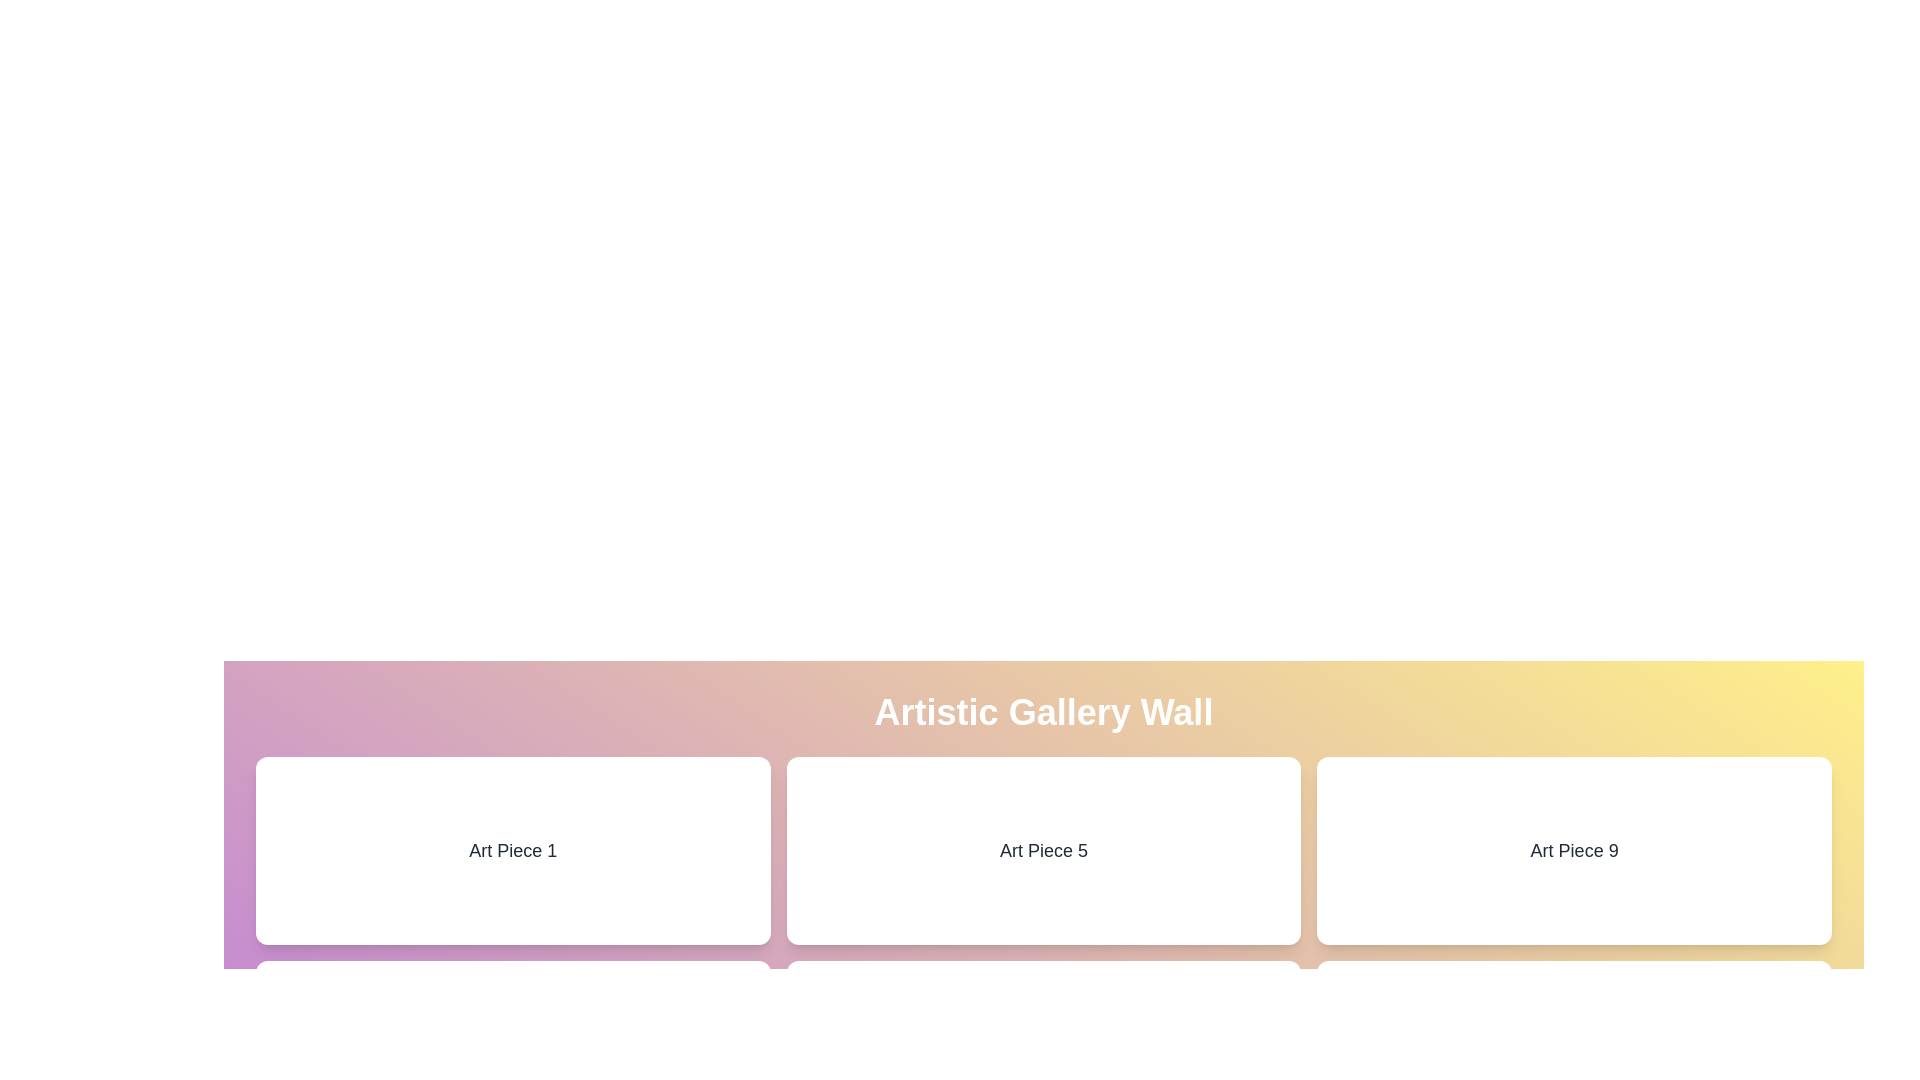  What do you see at coordinates (1042, 712) in the screenshot?
I see `displayed text 'Artistic Gallery Wall' from the centered text label with a bold, large font and white color, set against a gradient background from yellow to purple` at bounding box center [1042, 712].